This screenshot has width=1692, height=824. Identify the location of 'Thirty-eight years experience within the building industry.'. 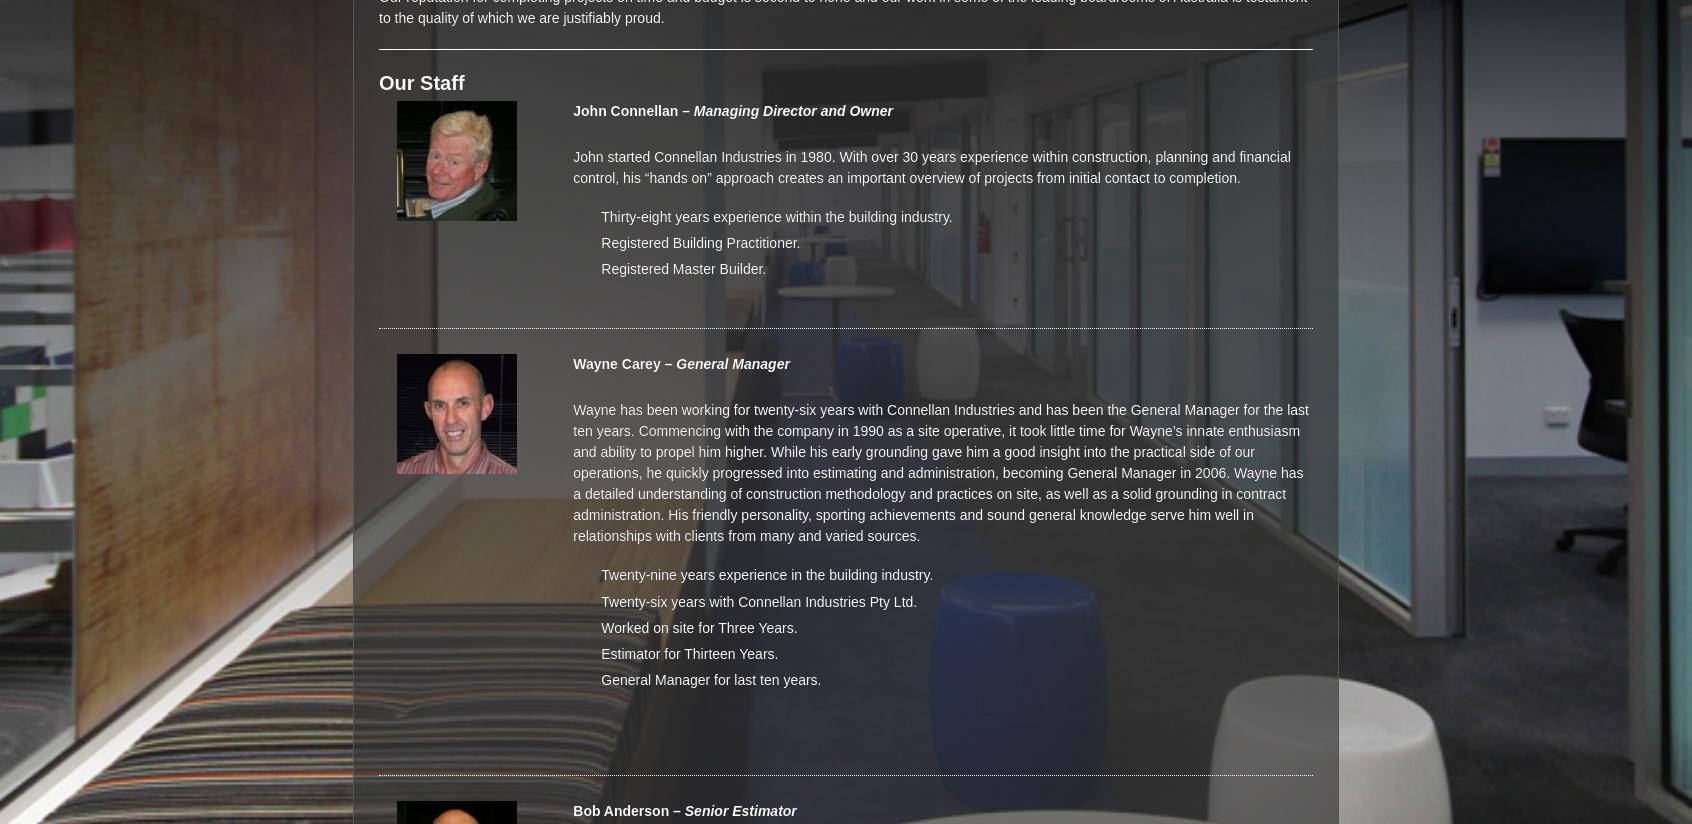
(776, 214).